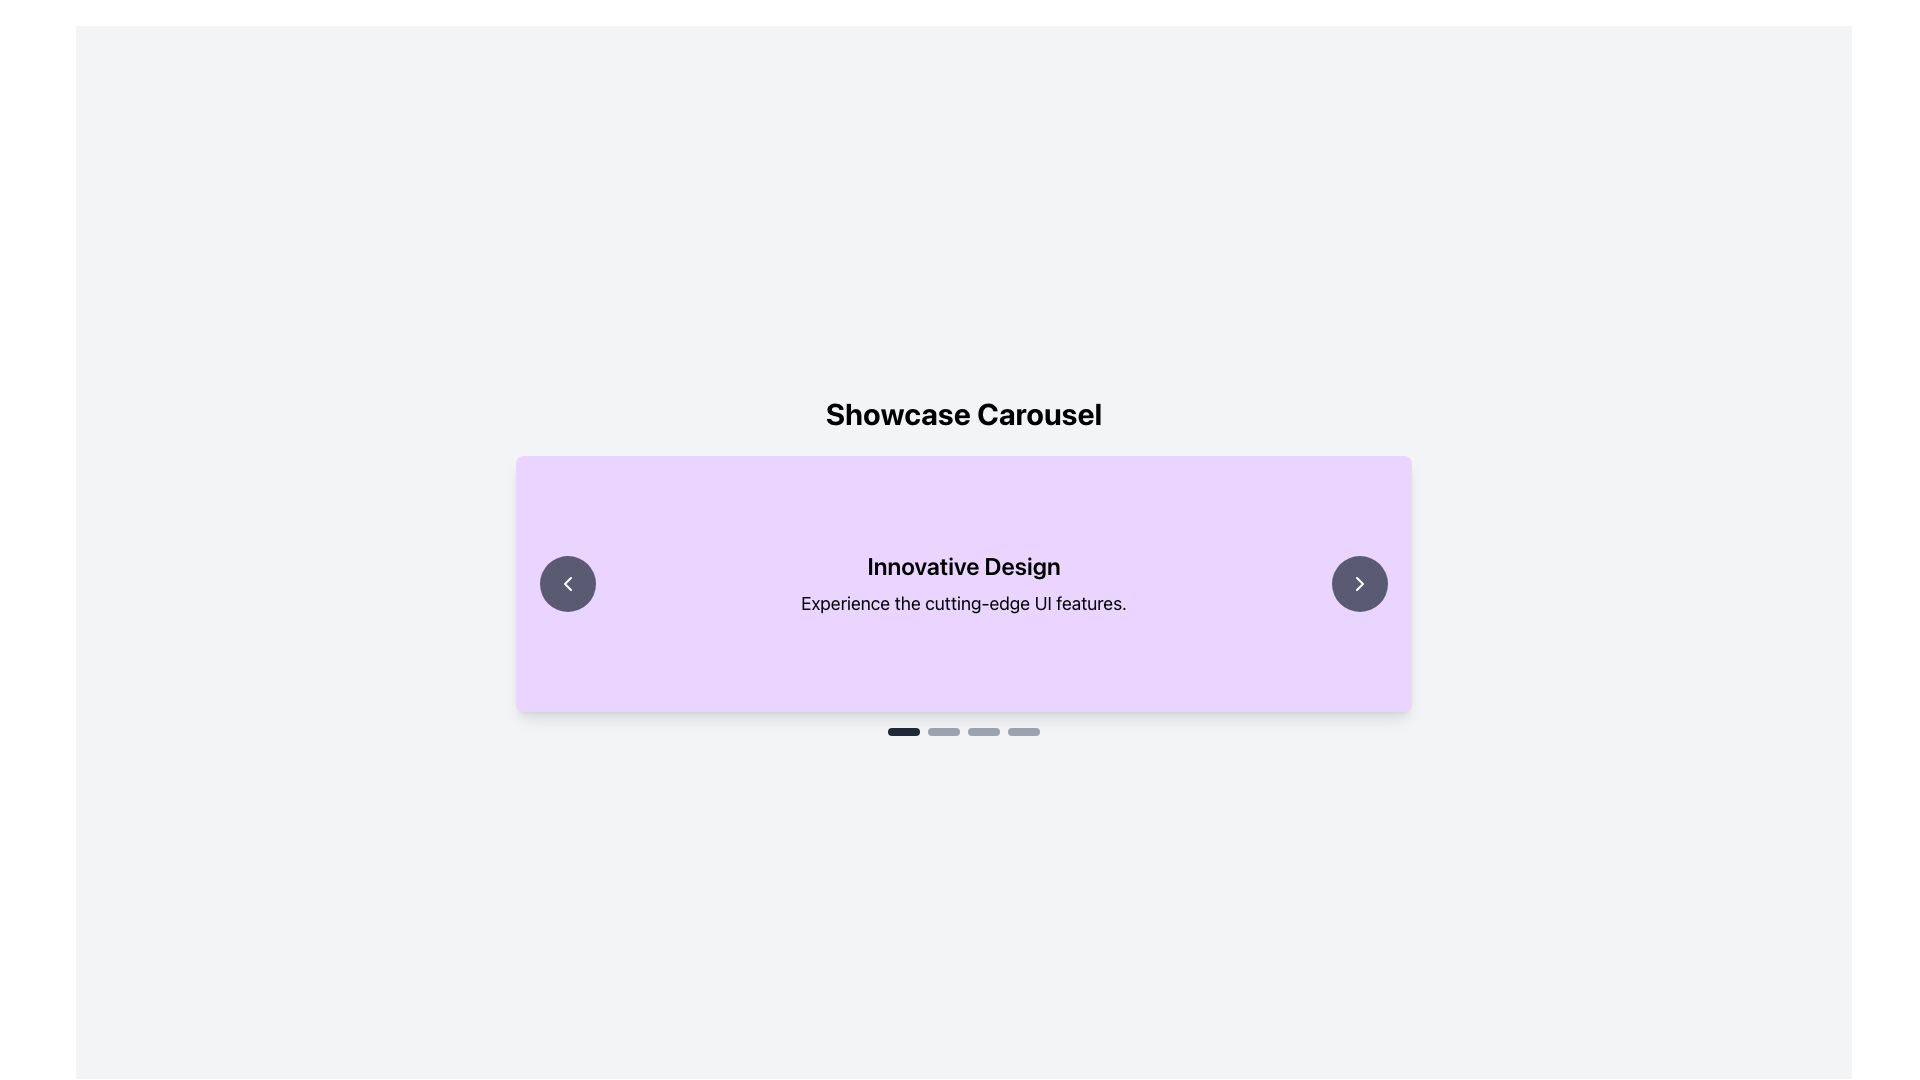 The height and width of the screenshot is (1080, 1920). Describe the element at coordinates (902, 732) in the screenshot. I see `the first horizontal pill indicator with a dark gray background located at the bottom of the carousel section` at that location.